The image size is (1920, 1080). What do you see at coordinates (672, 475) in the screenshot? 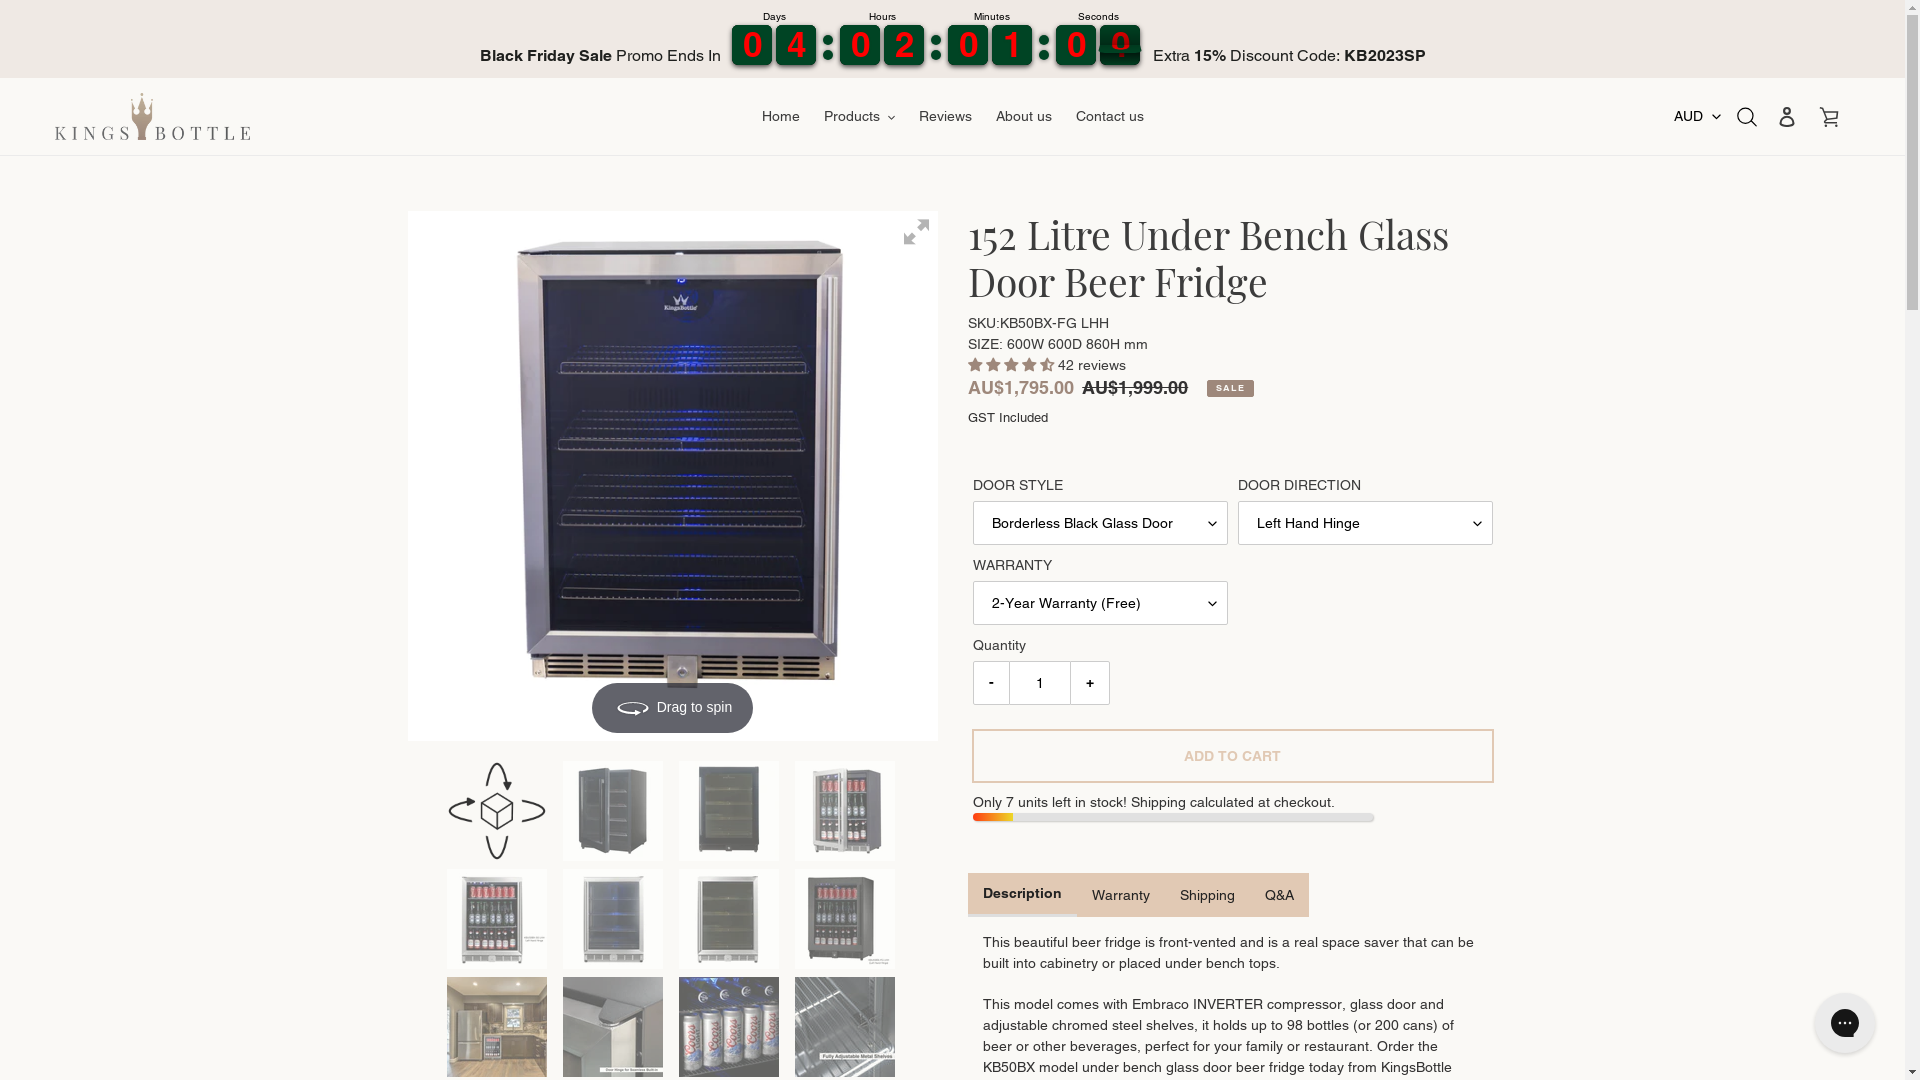
I see `'Drag to spin'` at bounding box center [672, 475].